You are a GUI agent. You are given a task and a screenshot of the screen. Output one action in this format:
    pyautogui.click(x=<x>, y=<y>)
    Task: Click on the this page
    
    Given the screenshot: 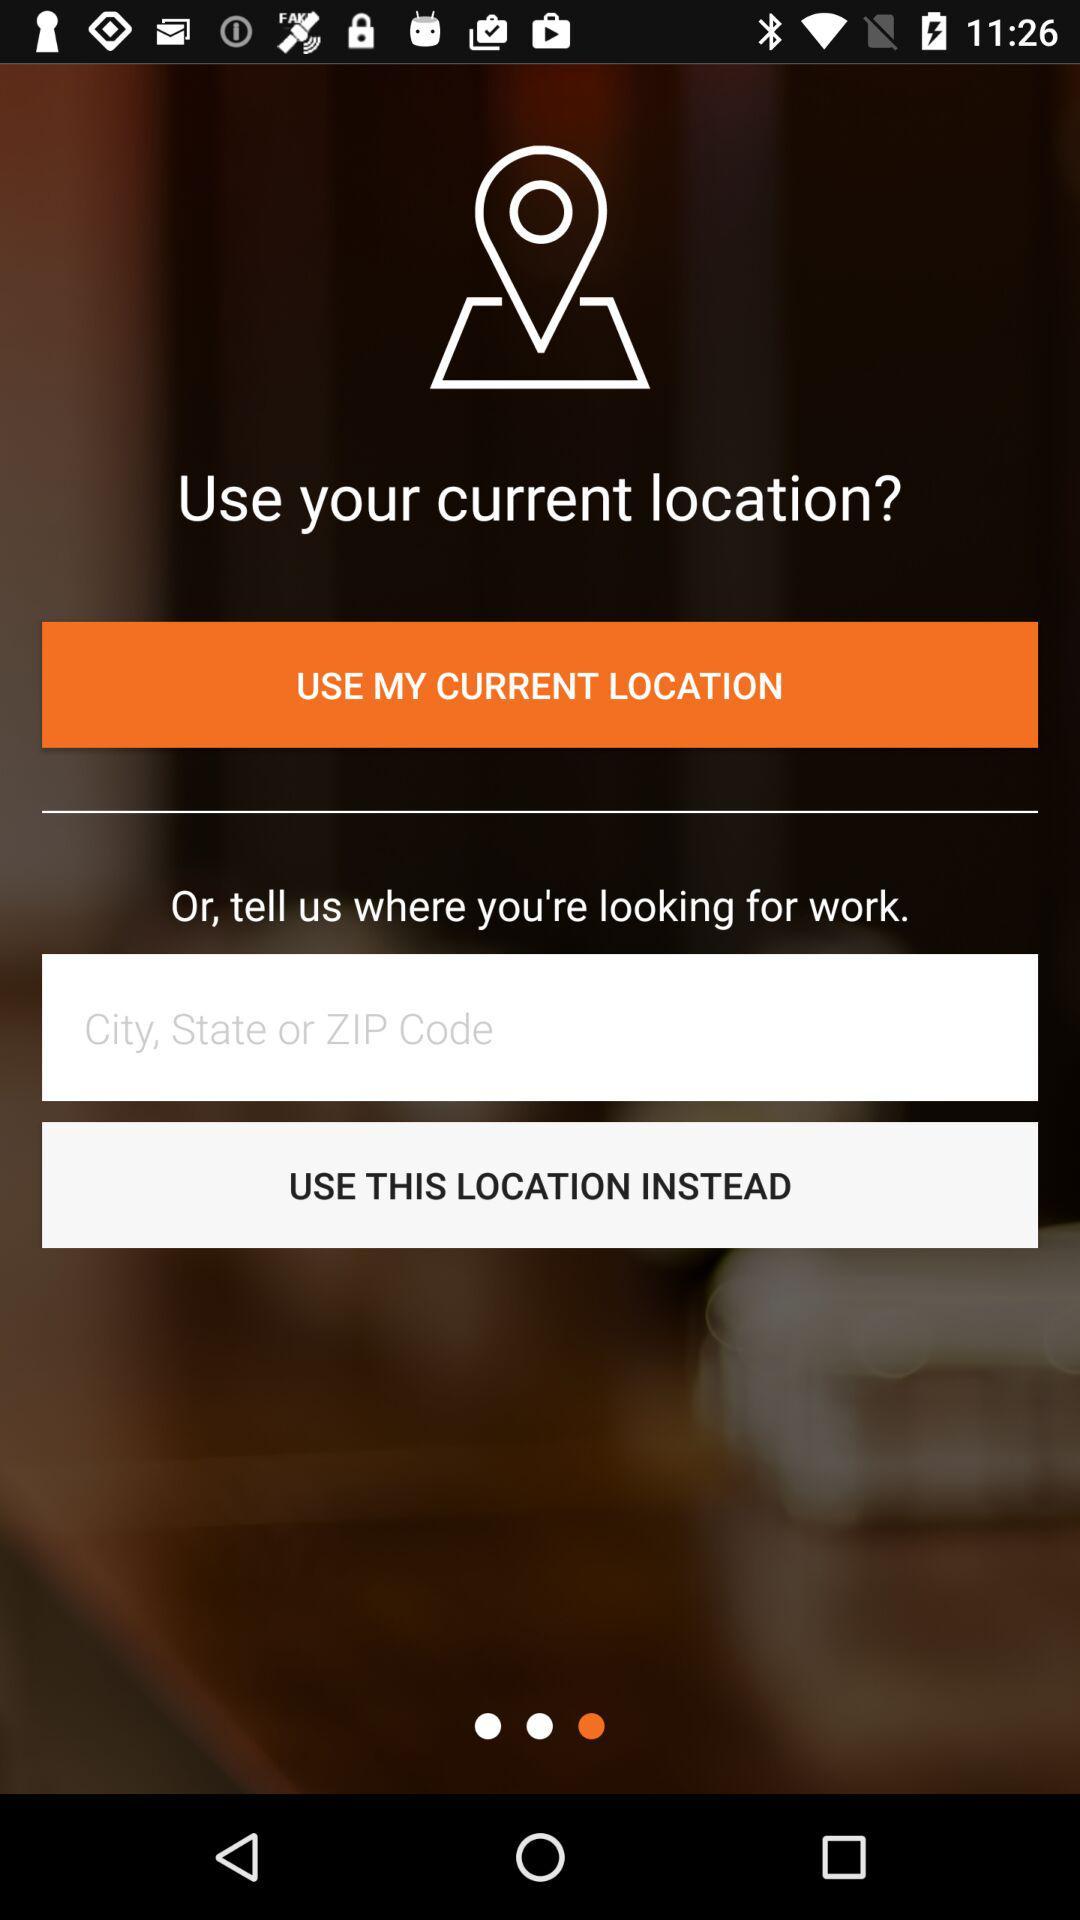 What is the action you would take?
    pyautogui.click(x=487, y=1725)
    